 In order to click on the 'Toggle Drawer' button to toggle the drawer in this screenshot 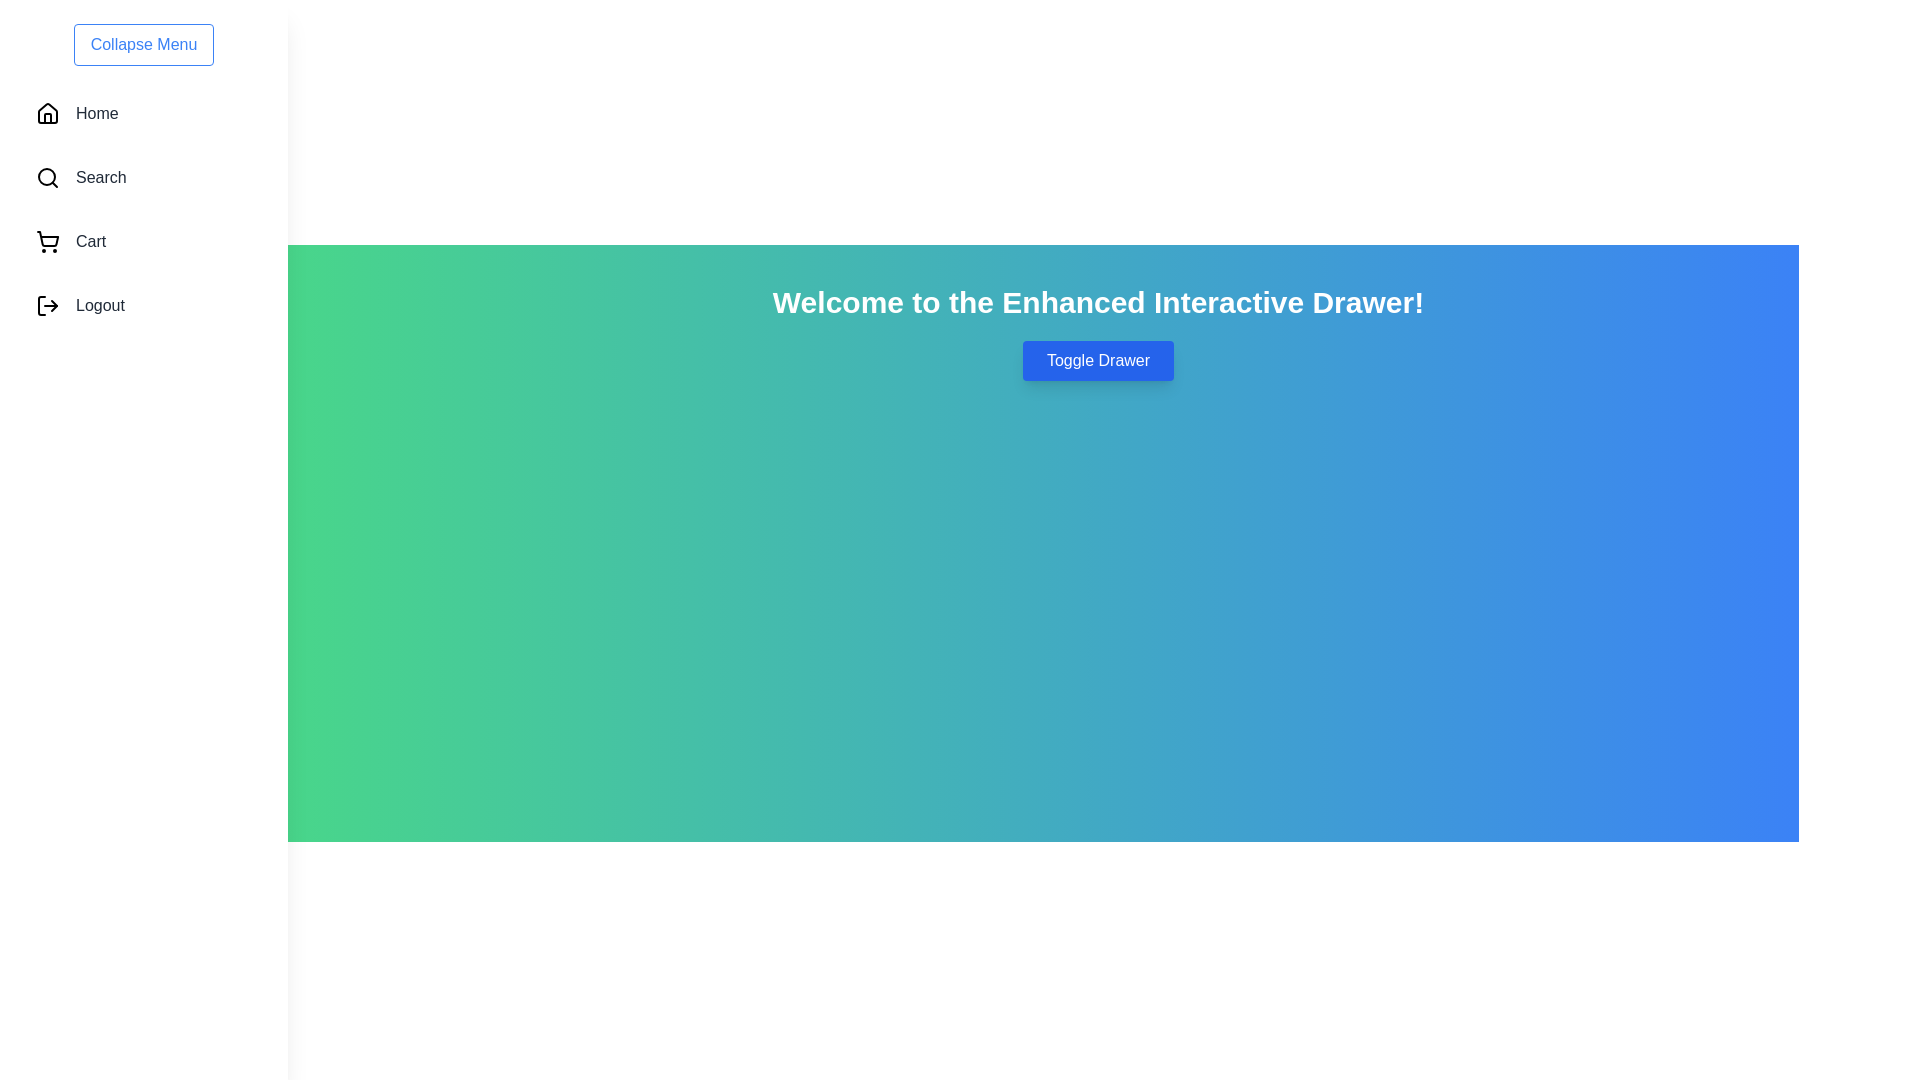, I will do `click(1097, 361)`.